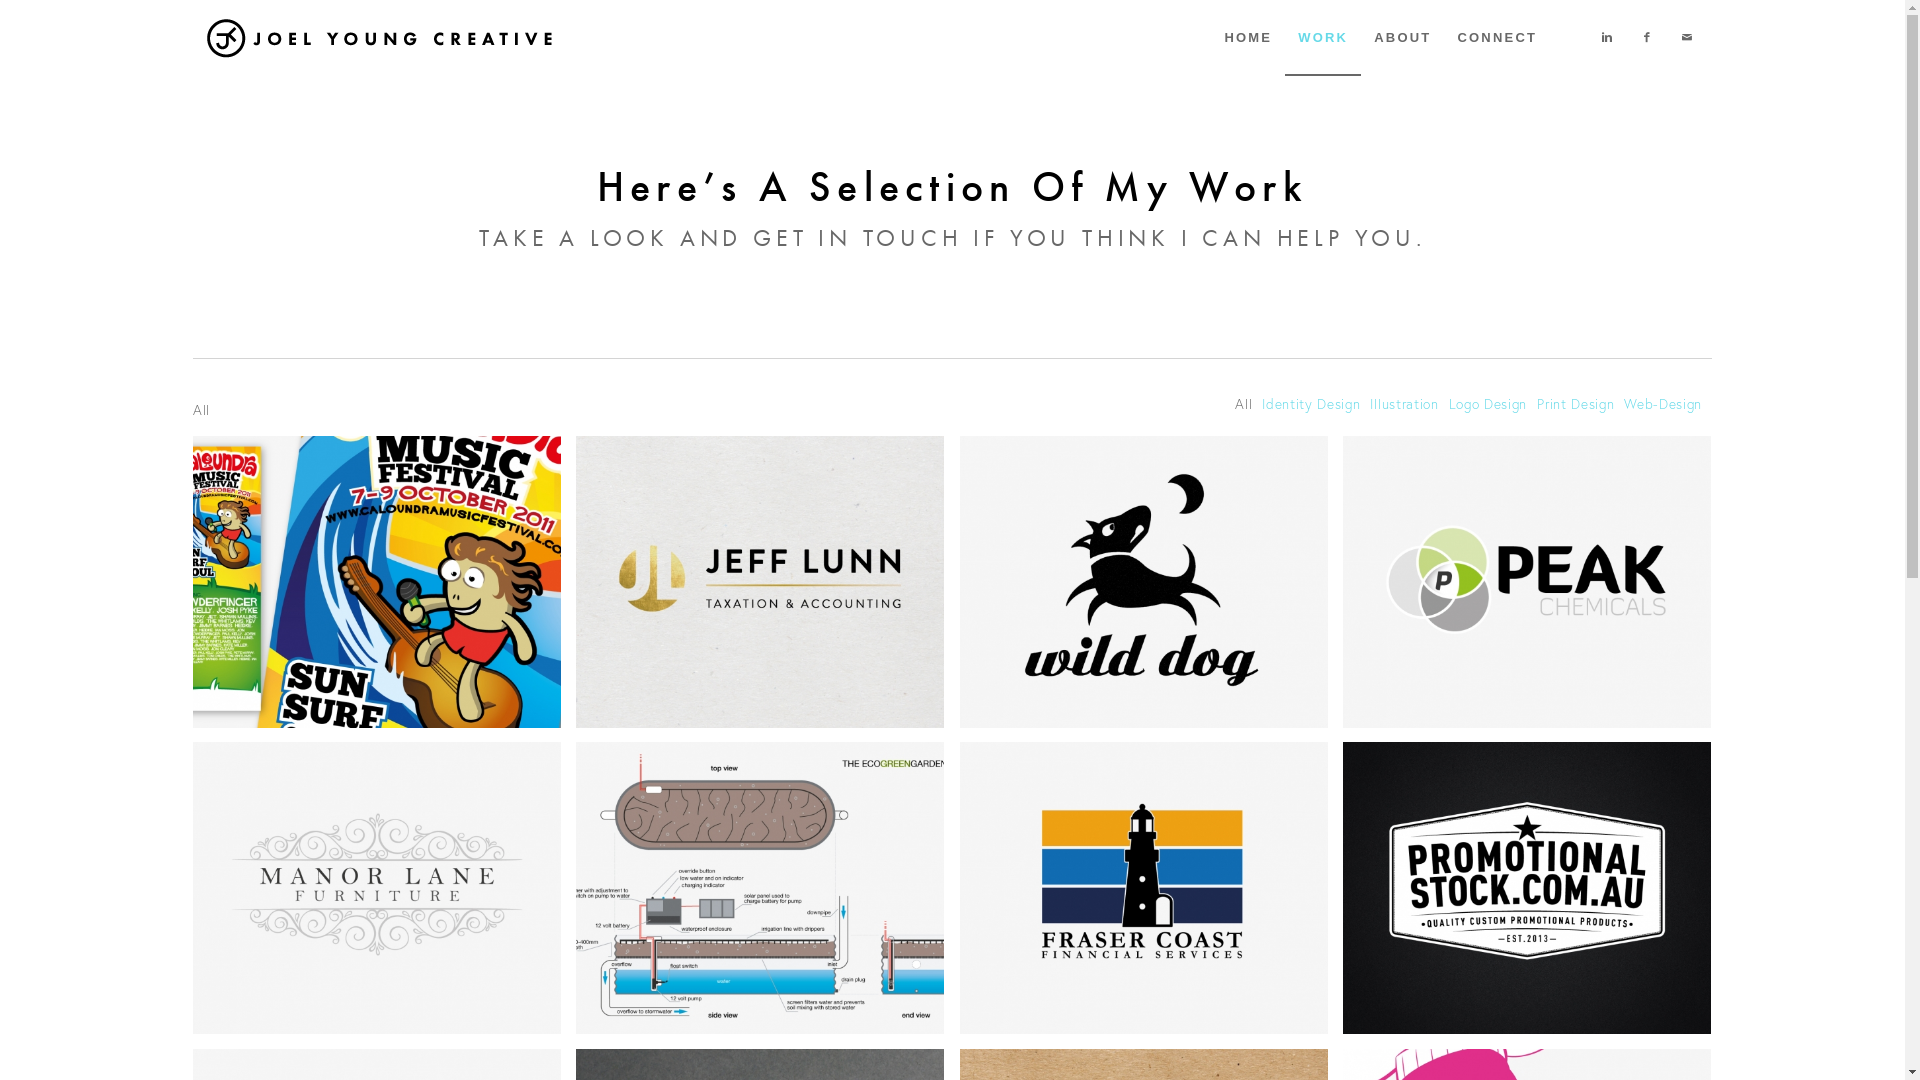 Image resolution: width=1920 pixels, height=1080 pixels. What do you see at coordinates (1242, 405) in the screenshot?
I see `'All'` at bounding box center [1242, 405].